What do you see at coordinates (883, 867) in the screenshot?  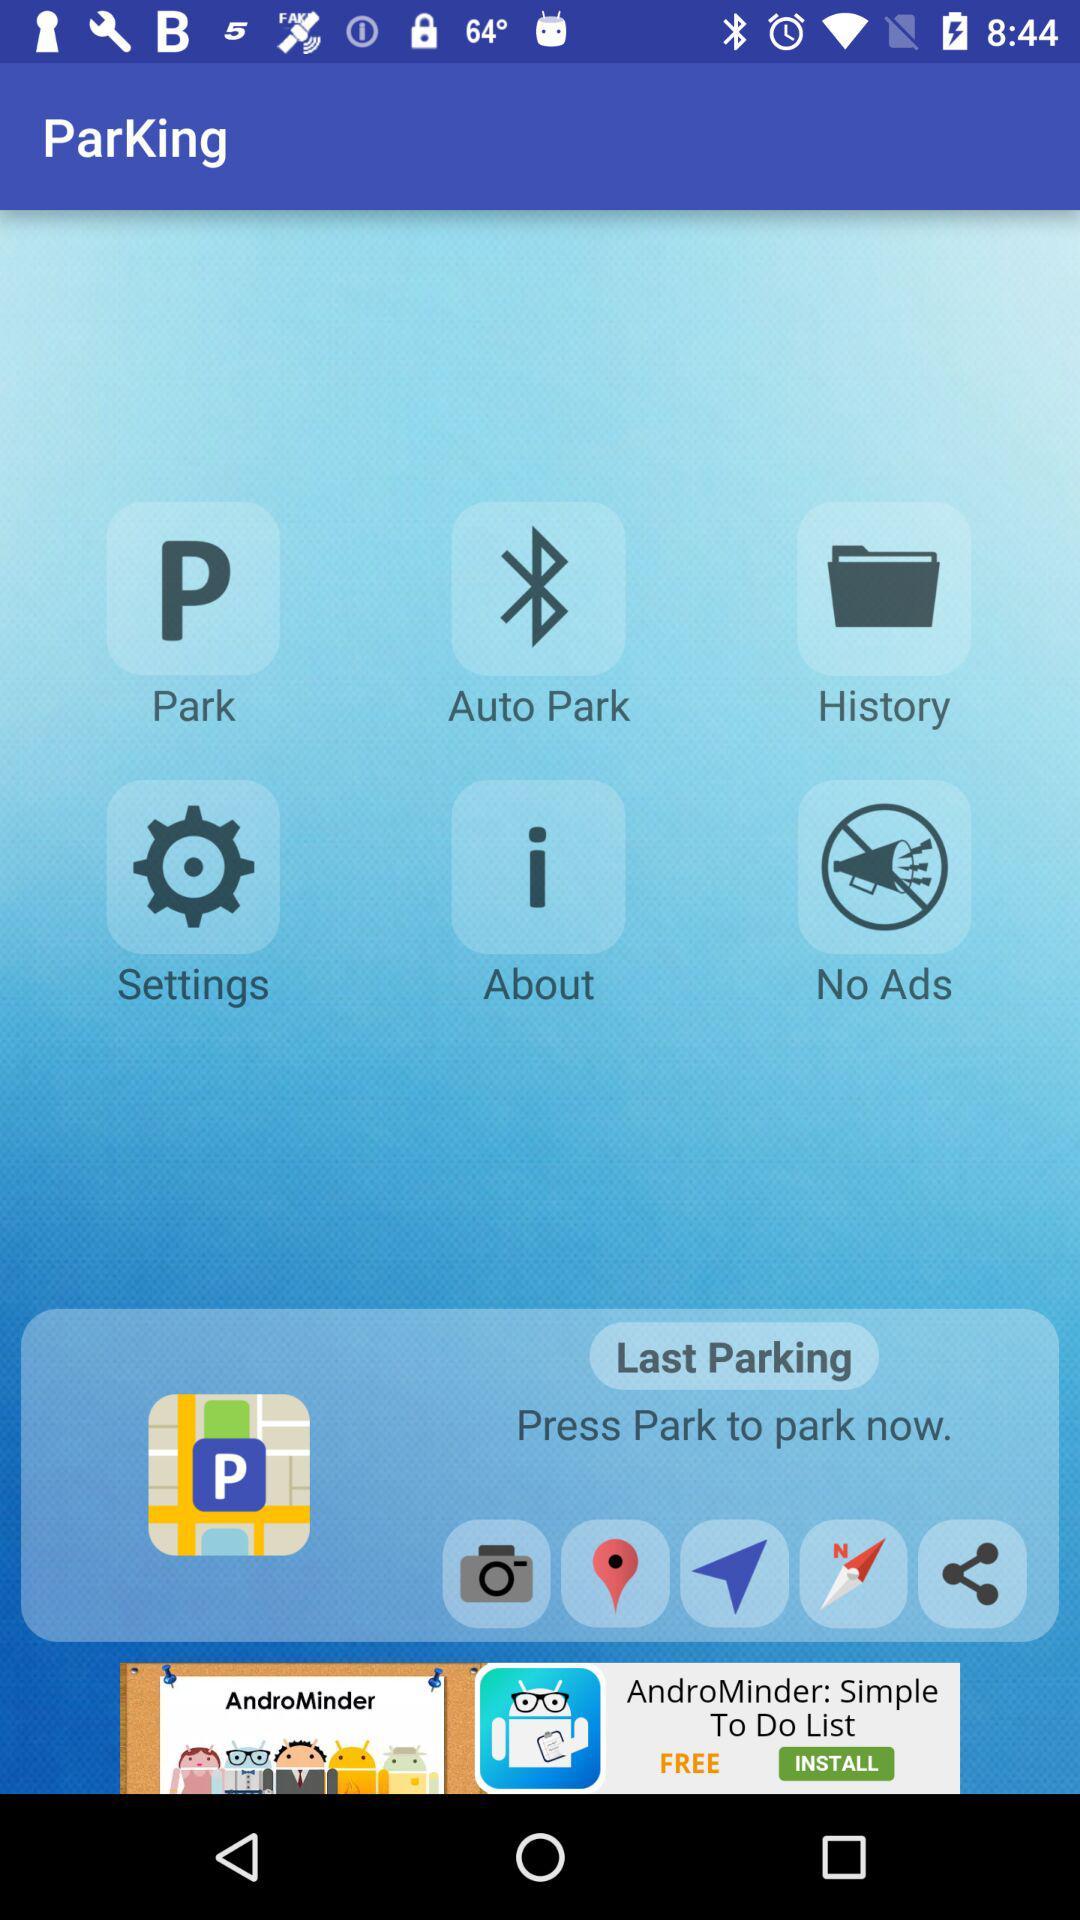 I see `tap to stop advertisements` at bounding box center [883, 867].